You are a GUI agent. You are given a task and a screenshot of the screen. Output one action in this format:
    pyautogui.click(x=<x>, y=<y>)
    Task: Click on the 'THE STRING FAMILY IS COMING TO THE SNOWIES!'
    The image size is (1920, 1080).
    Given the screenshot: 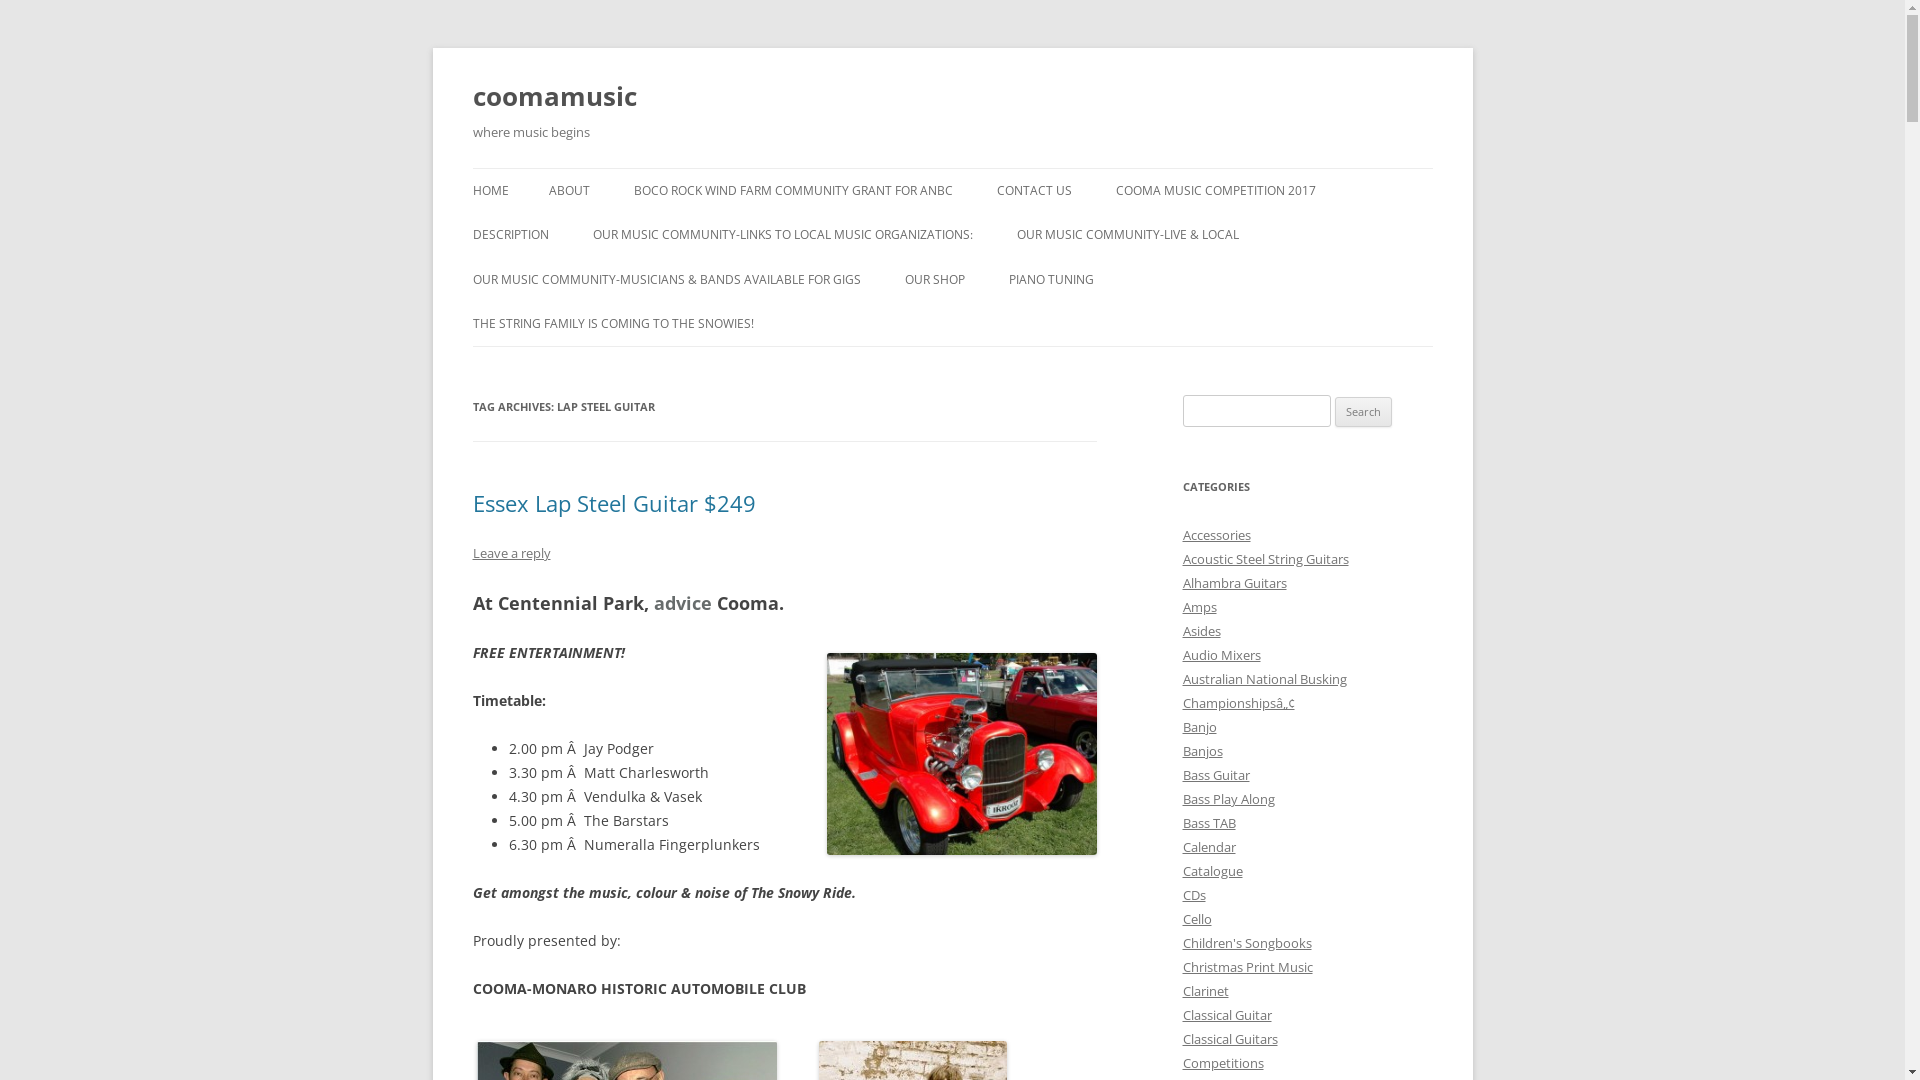 What is the action you would take?
    pyautogui.click(x=611, y=323)
    